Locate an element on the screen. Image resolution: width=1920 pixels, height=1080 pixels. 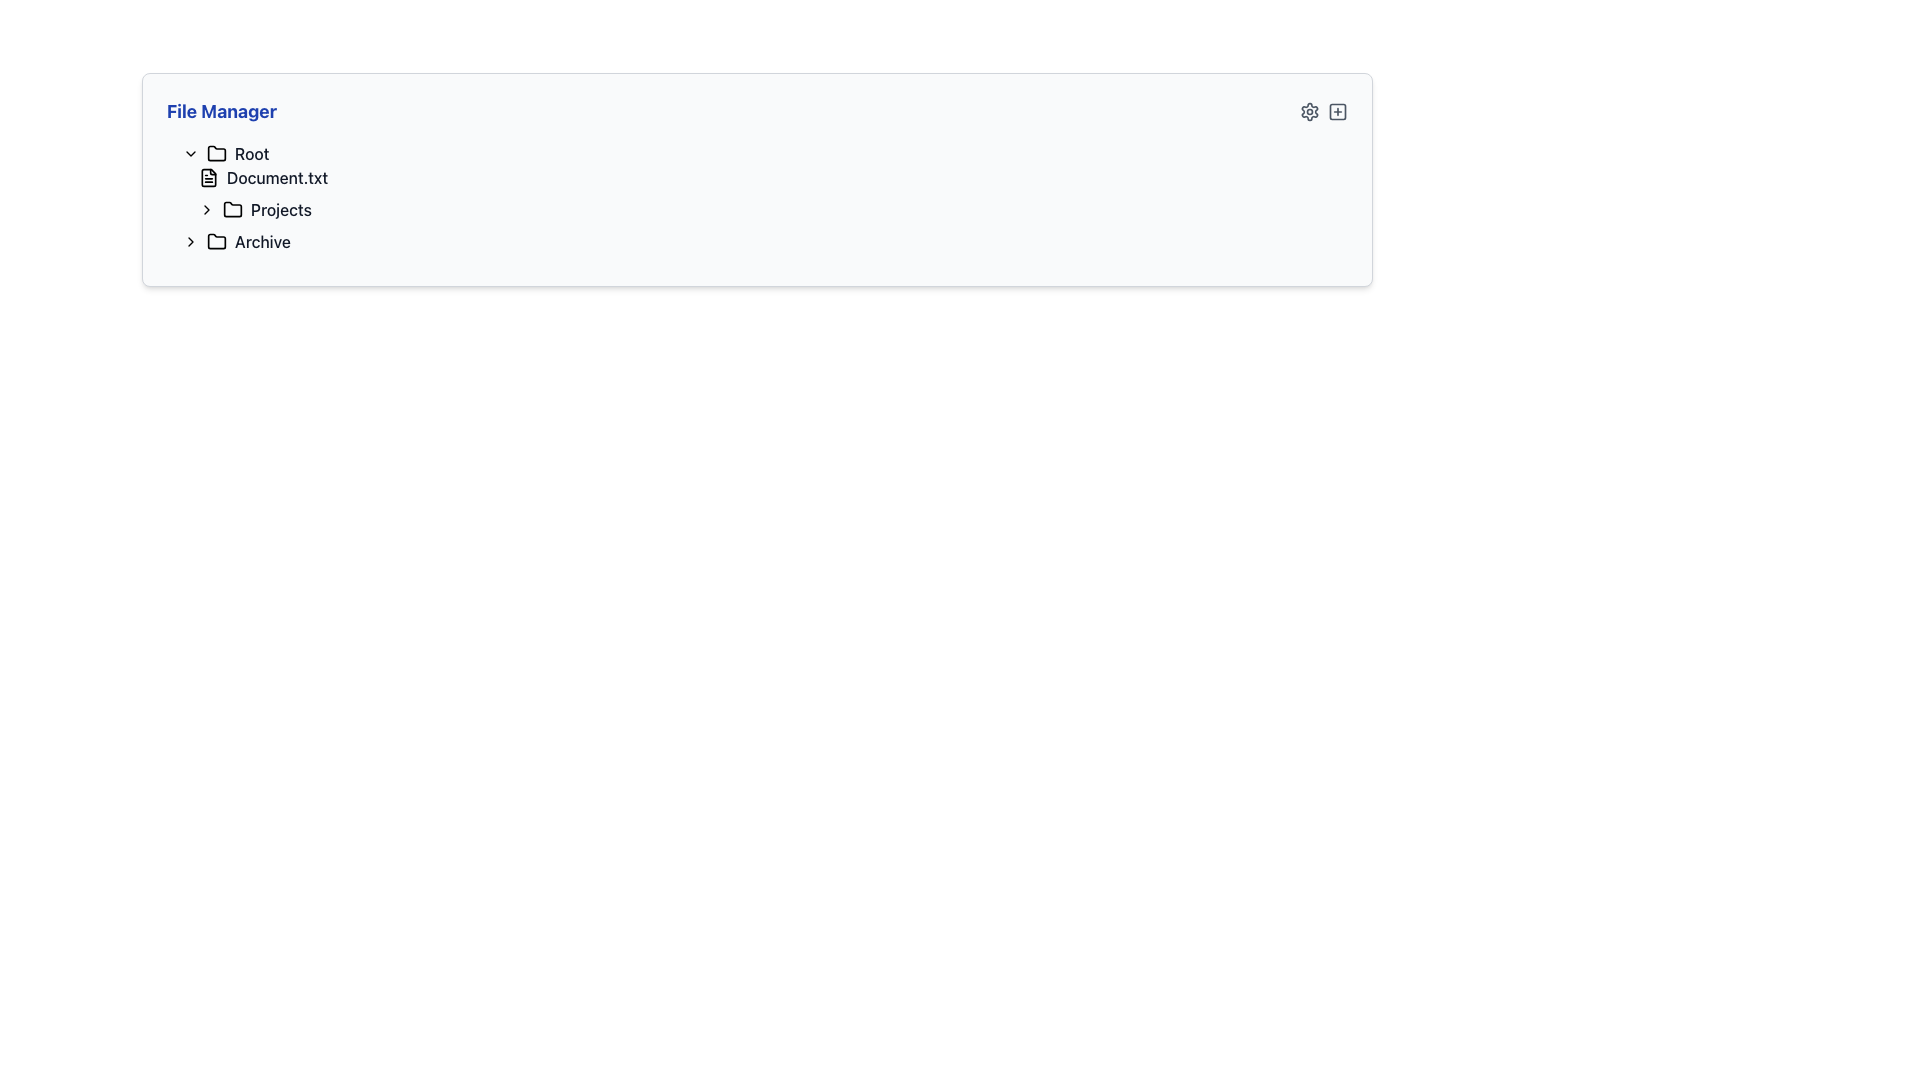
the 'Projects' folder label from the file manager interface is located at coordinates (280, 209).